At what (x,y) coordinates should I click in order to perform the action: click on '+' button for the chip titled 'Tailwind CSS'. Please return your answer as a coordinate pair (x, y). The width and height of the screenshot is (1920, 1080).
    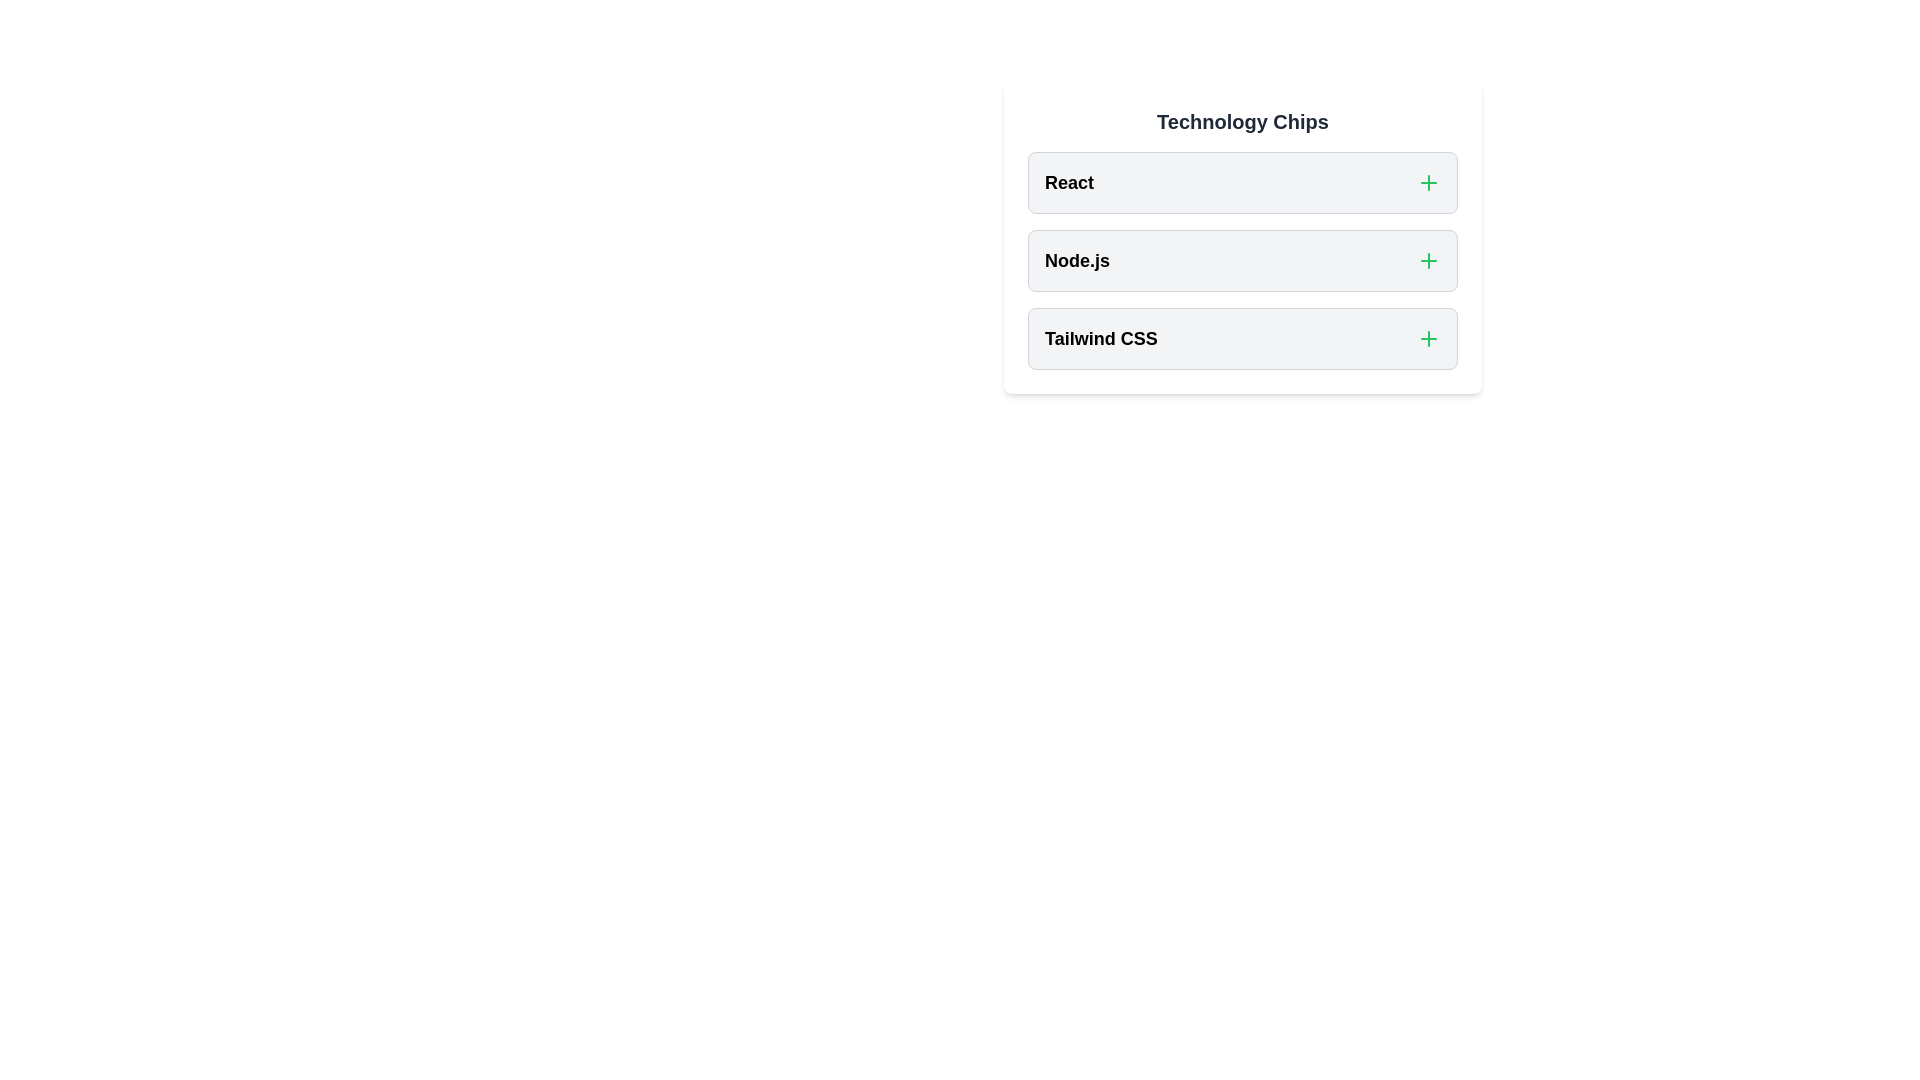
    Looking at the image, I should click on (1428, 338).